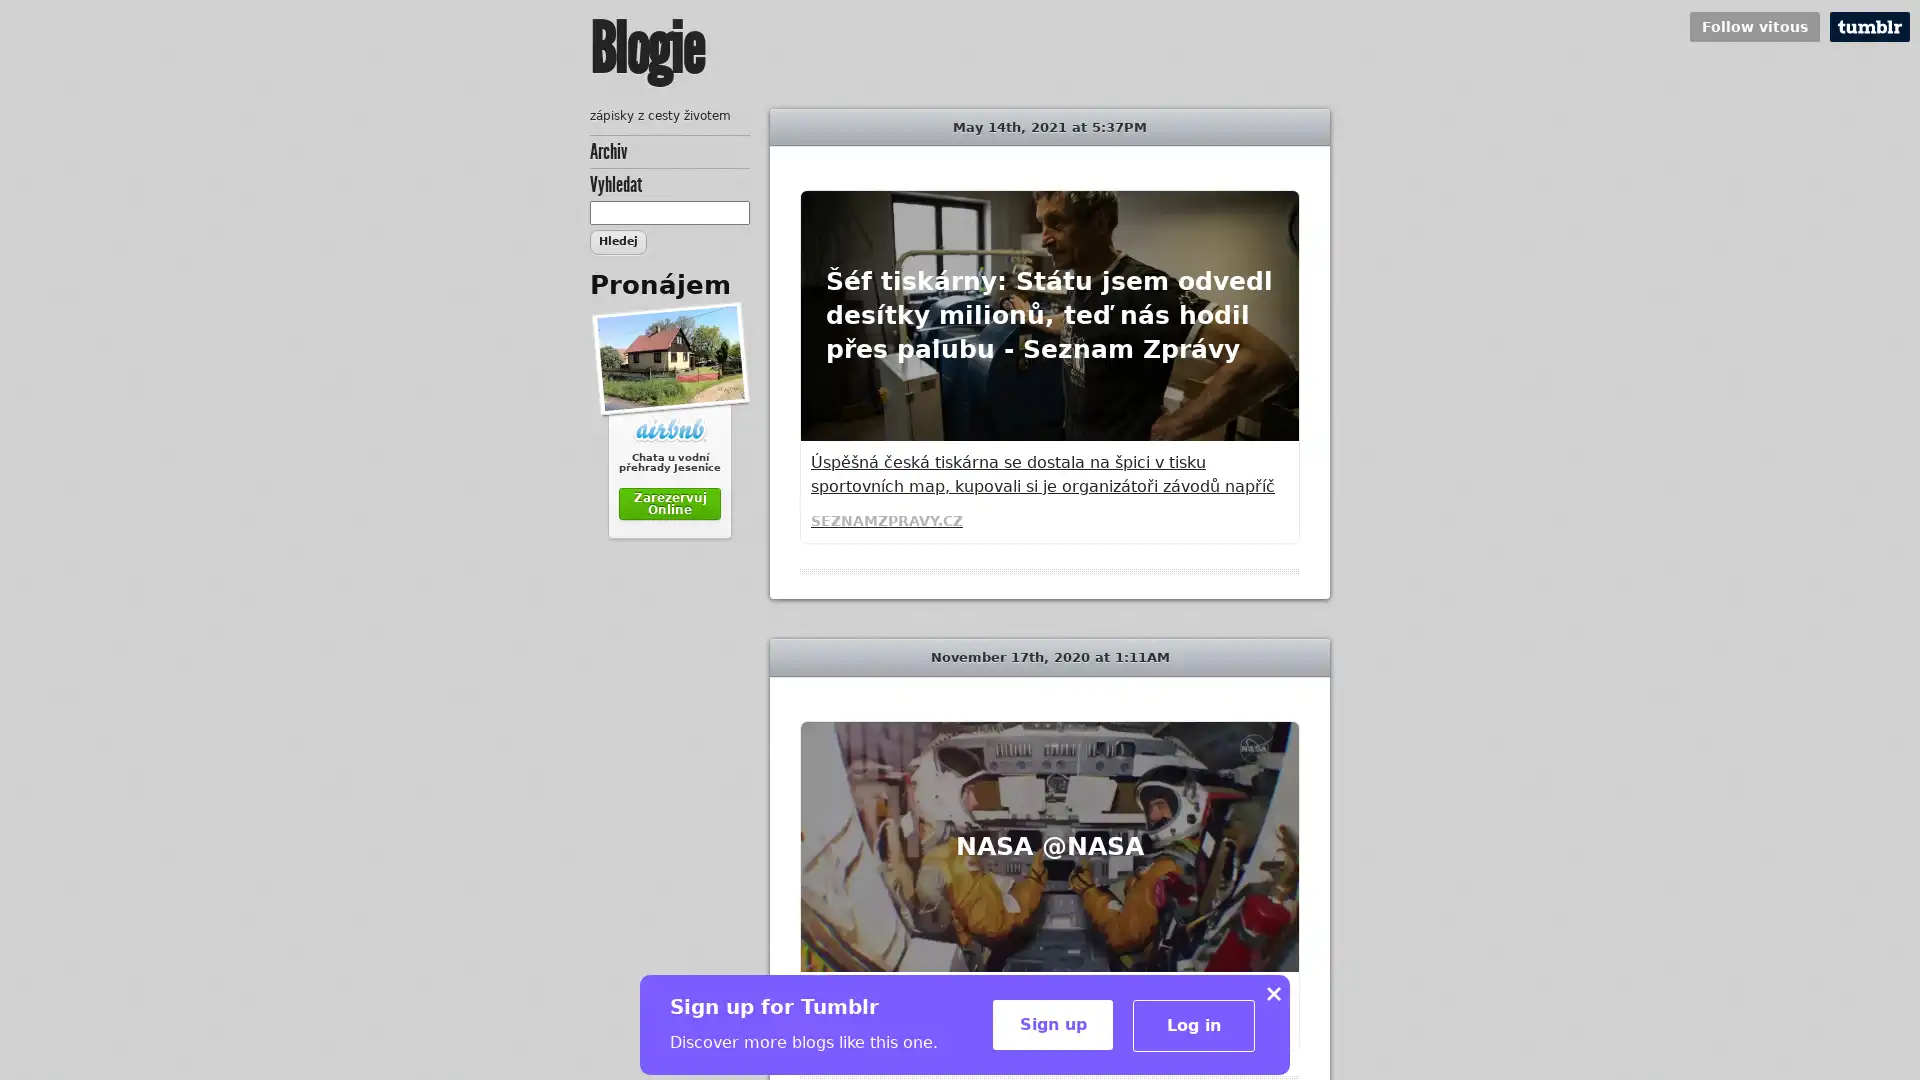  Describe the element at coordinates (617, 241) in the screenshot. I see `Hledej` at that location.